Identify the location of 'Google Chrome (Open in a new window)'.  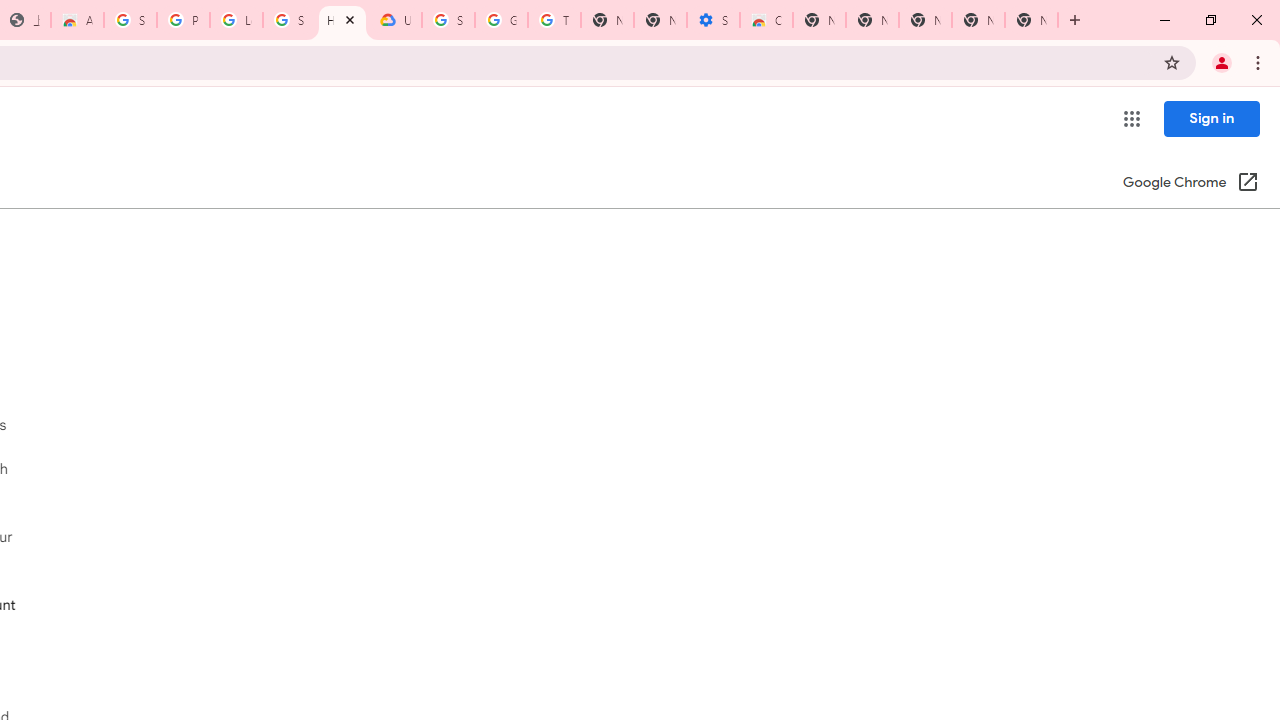
(1191, 183).